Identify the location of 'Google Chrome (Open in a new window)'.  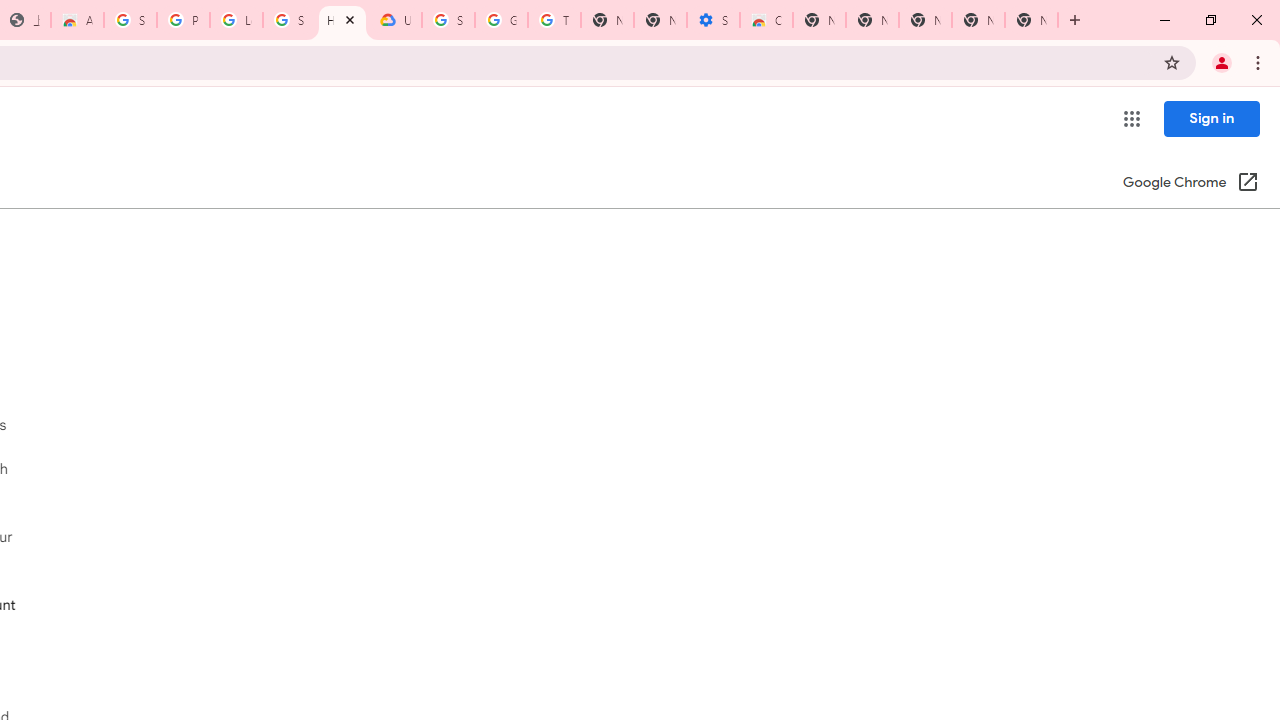
(1191, 183).